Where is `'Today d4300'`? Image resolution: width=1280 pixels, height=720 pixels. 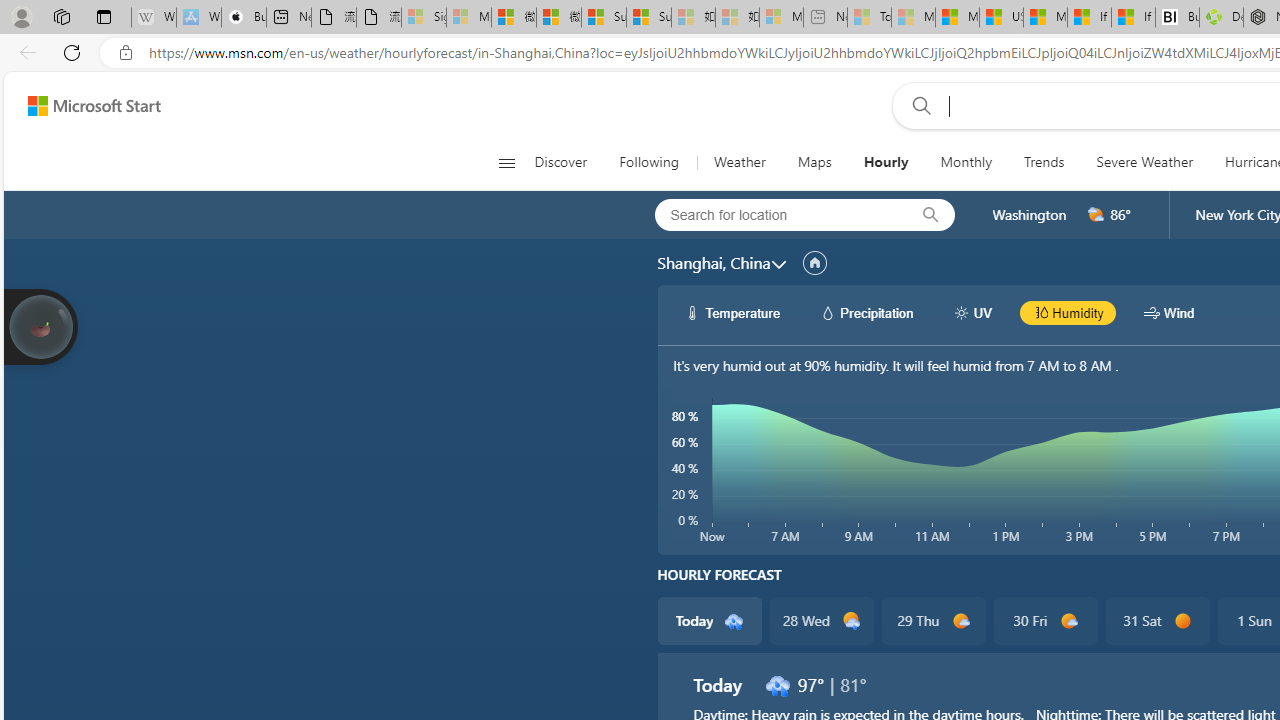
'Today d4300' is located at coordinates (709, 620).